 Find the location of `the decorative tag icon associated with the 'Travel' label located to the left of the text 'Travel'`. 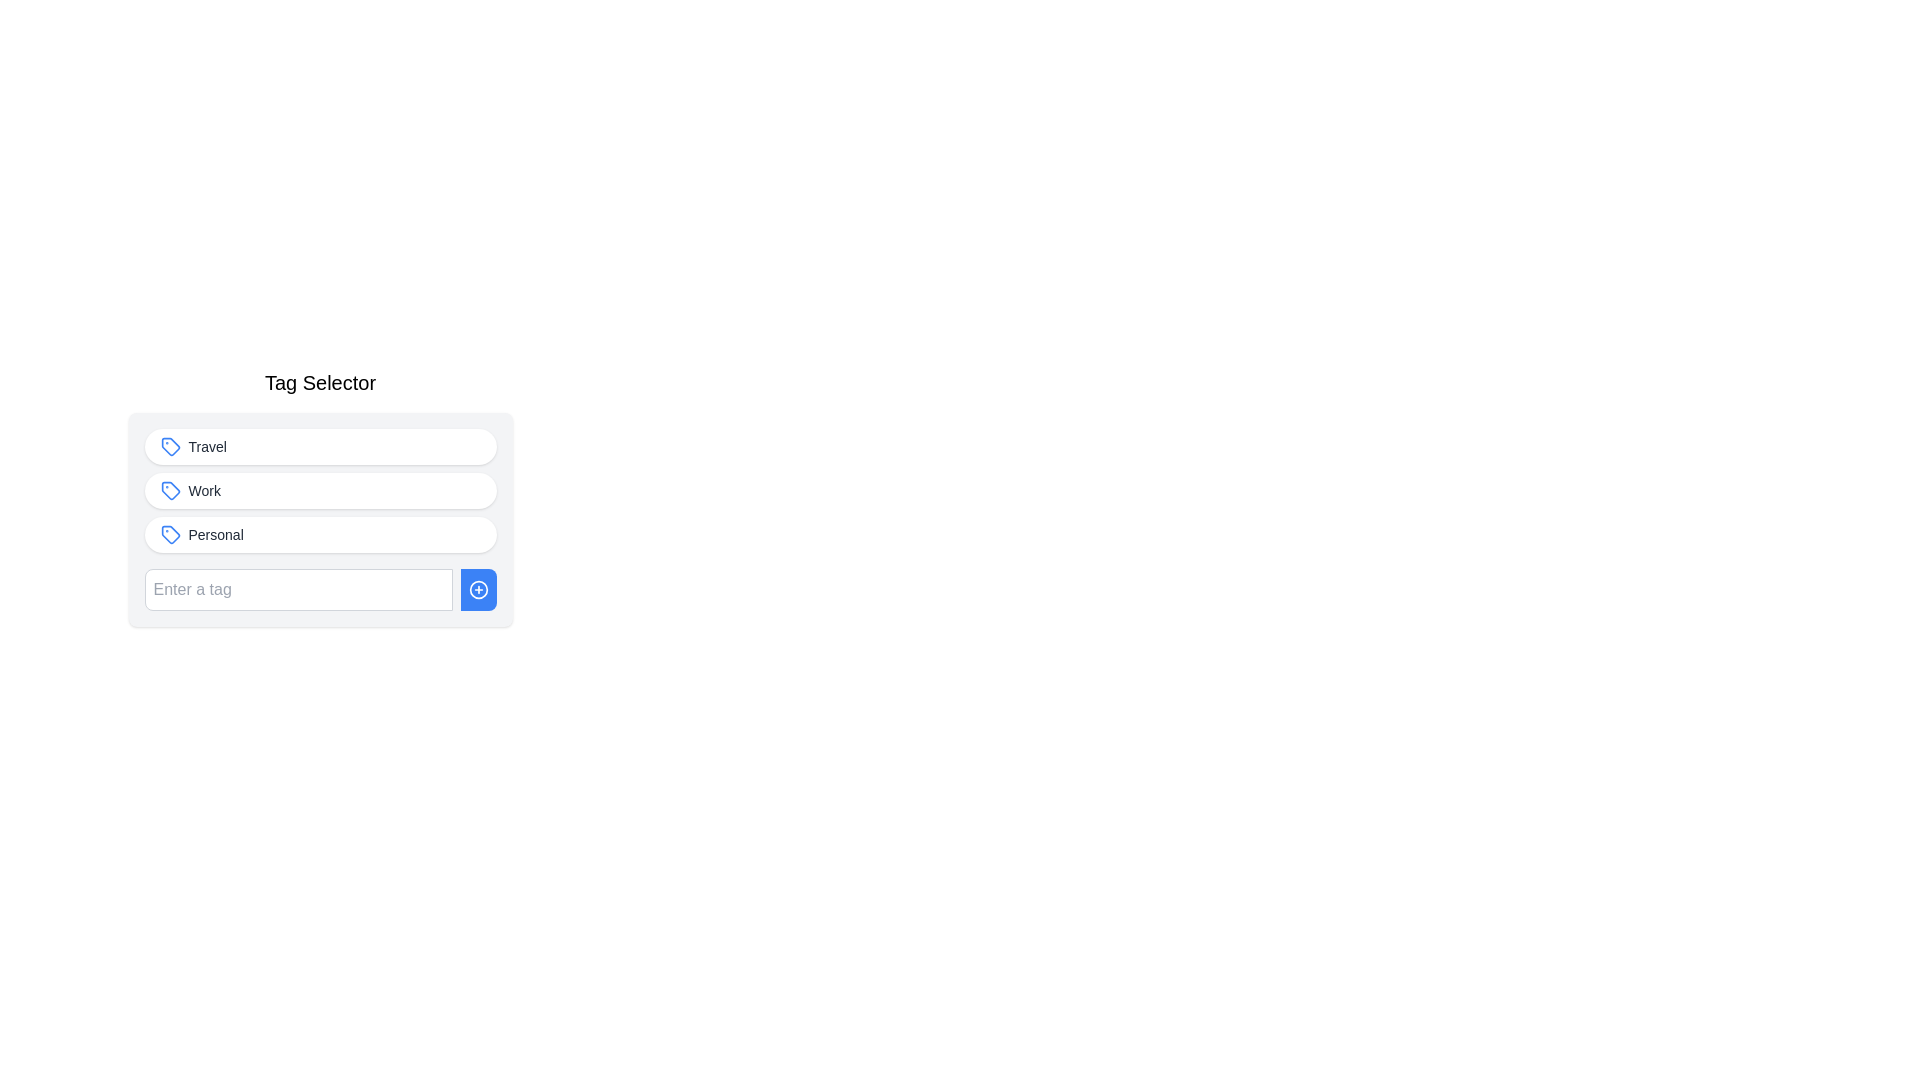

the decorative tag icon associated with the 'Travel' label located to the left of the text 'Travel' is located at coordinates (170, 446).